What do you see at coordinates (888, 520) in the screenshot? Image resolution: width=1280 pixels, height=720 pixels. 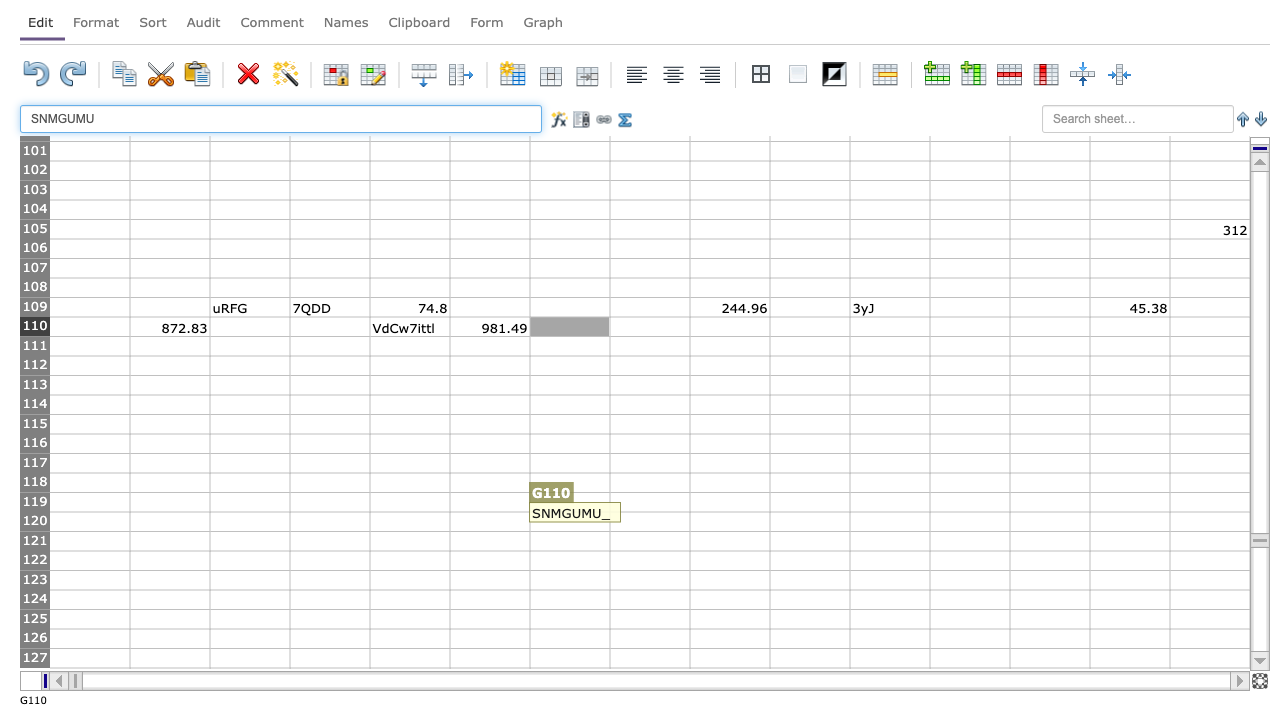 I see `C K120` at bounding box center [888, 520].